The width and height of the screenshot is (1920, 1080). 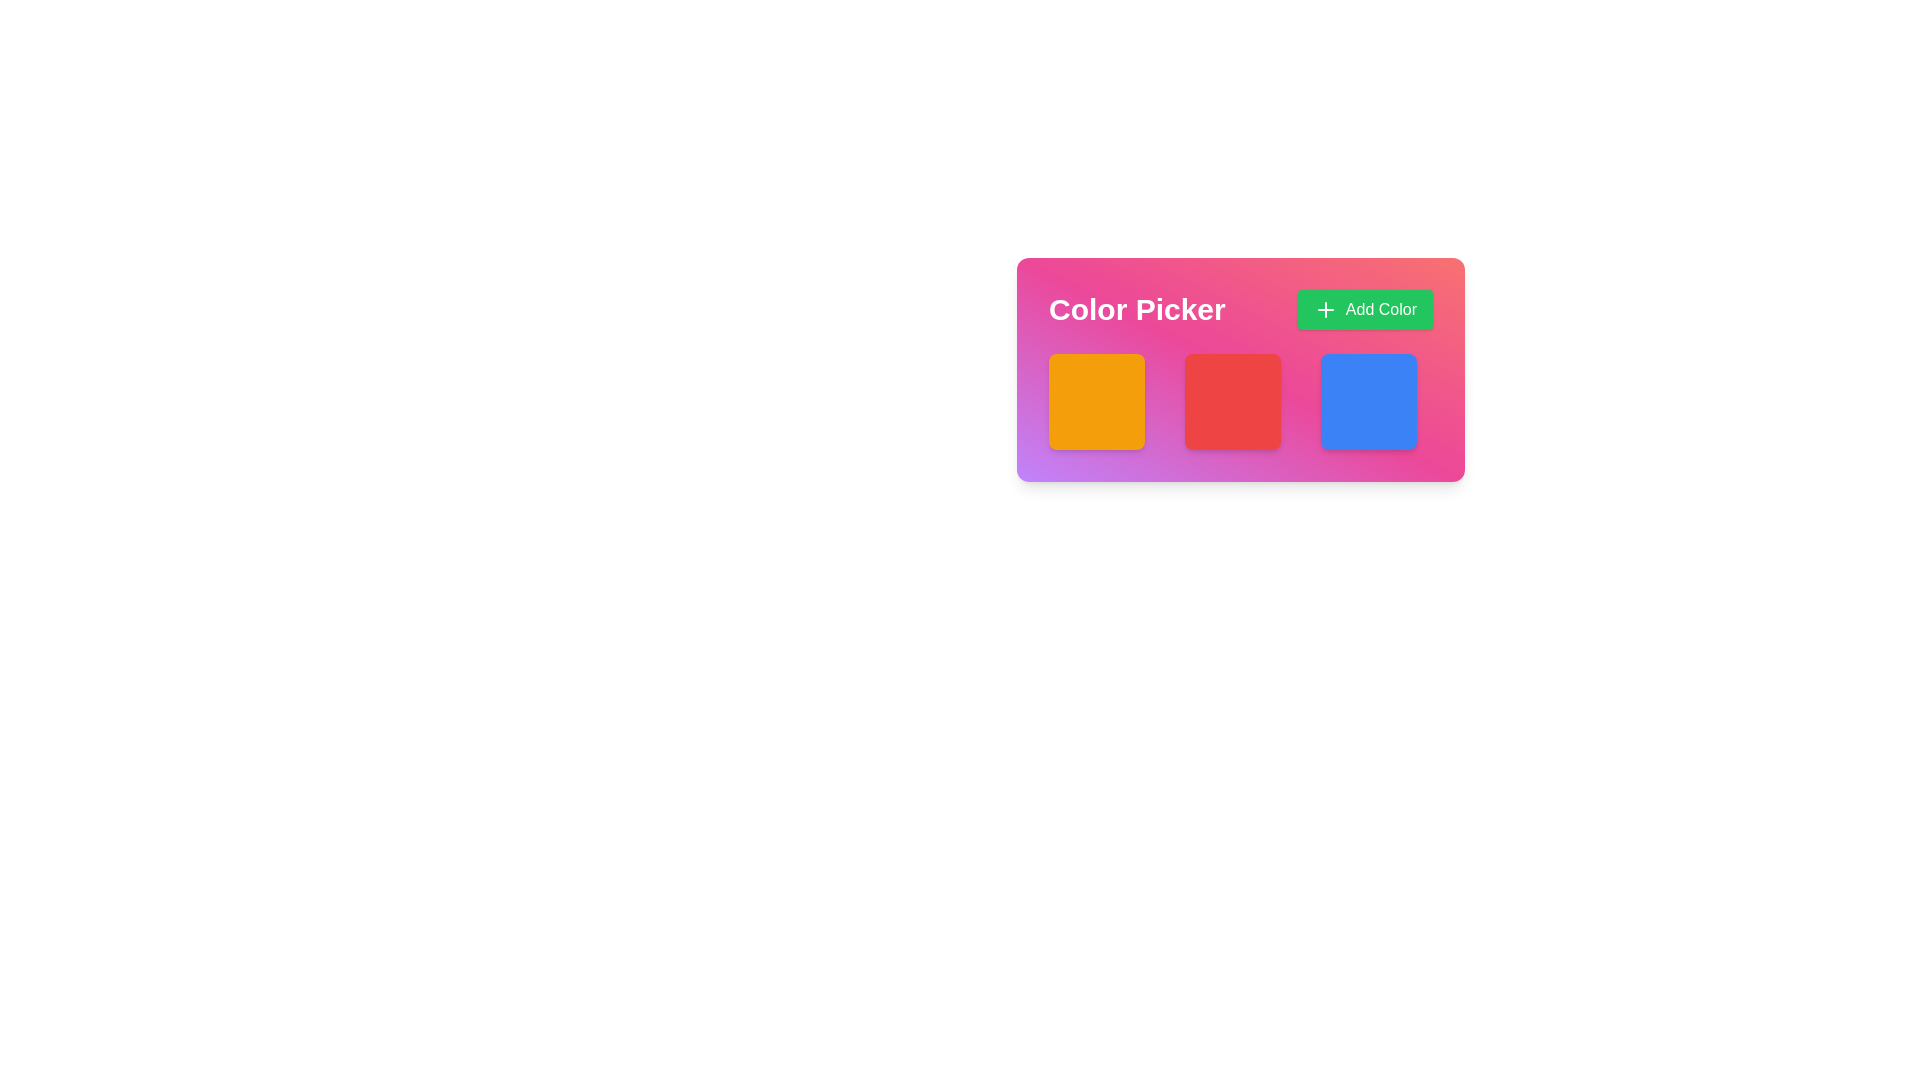 I want to click on the plus icon located within the 'Add Color' button to initiate the 'Add Color' function, so click(x=1325, y=309).